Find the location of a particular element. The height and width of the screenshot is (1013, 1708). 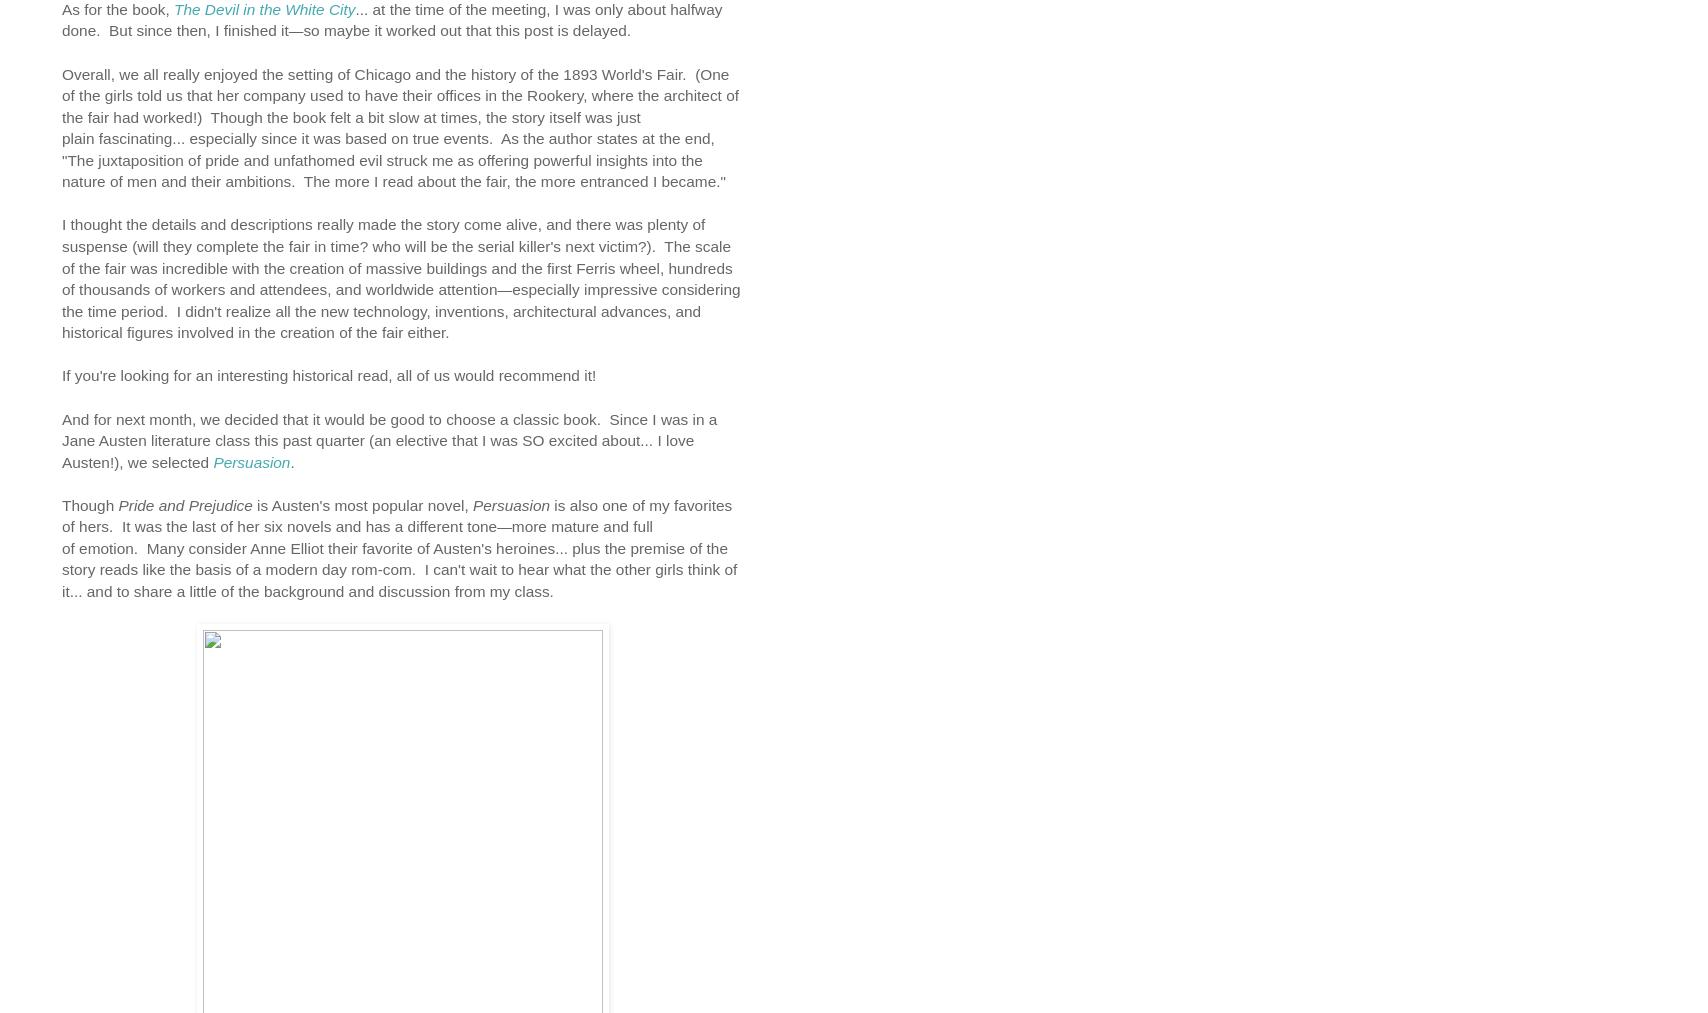

'As for the book,' is located at coordinates (62, 7).